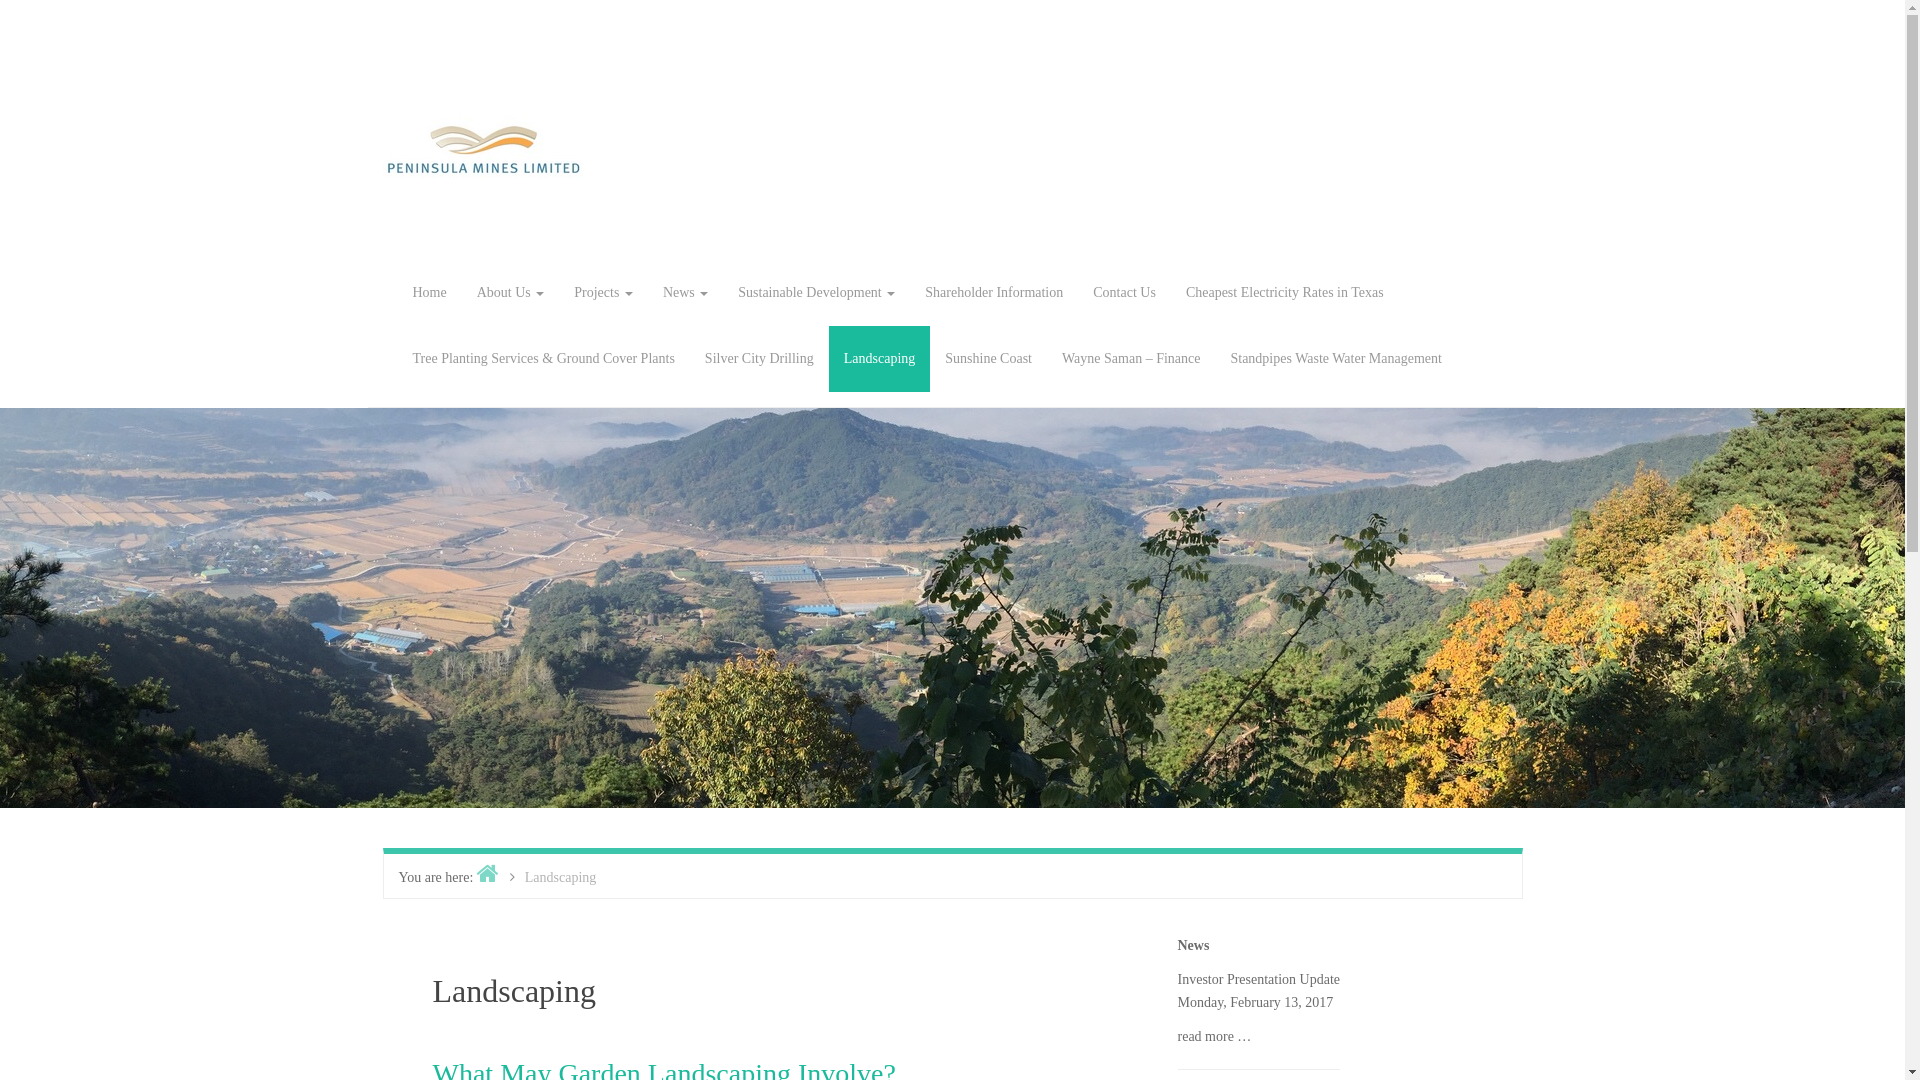  Describe the element at coordinates (1335, 357) in the screenshot. I see `'Standpipes Waste Water Management'` at that location.